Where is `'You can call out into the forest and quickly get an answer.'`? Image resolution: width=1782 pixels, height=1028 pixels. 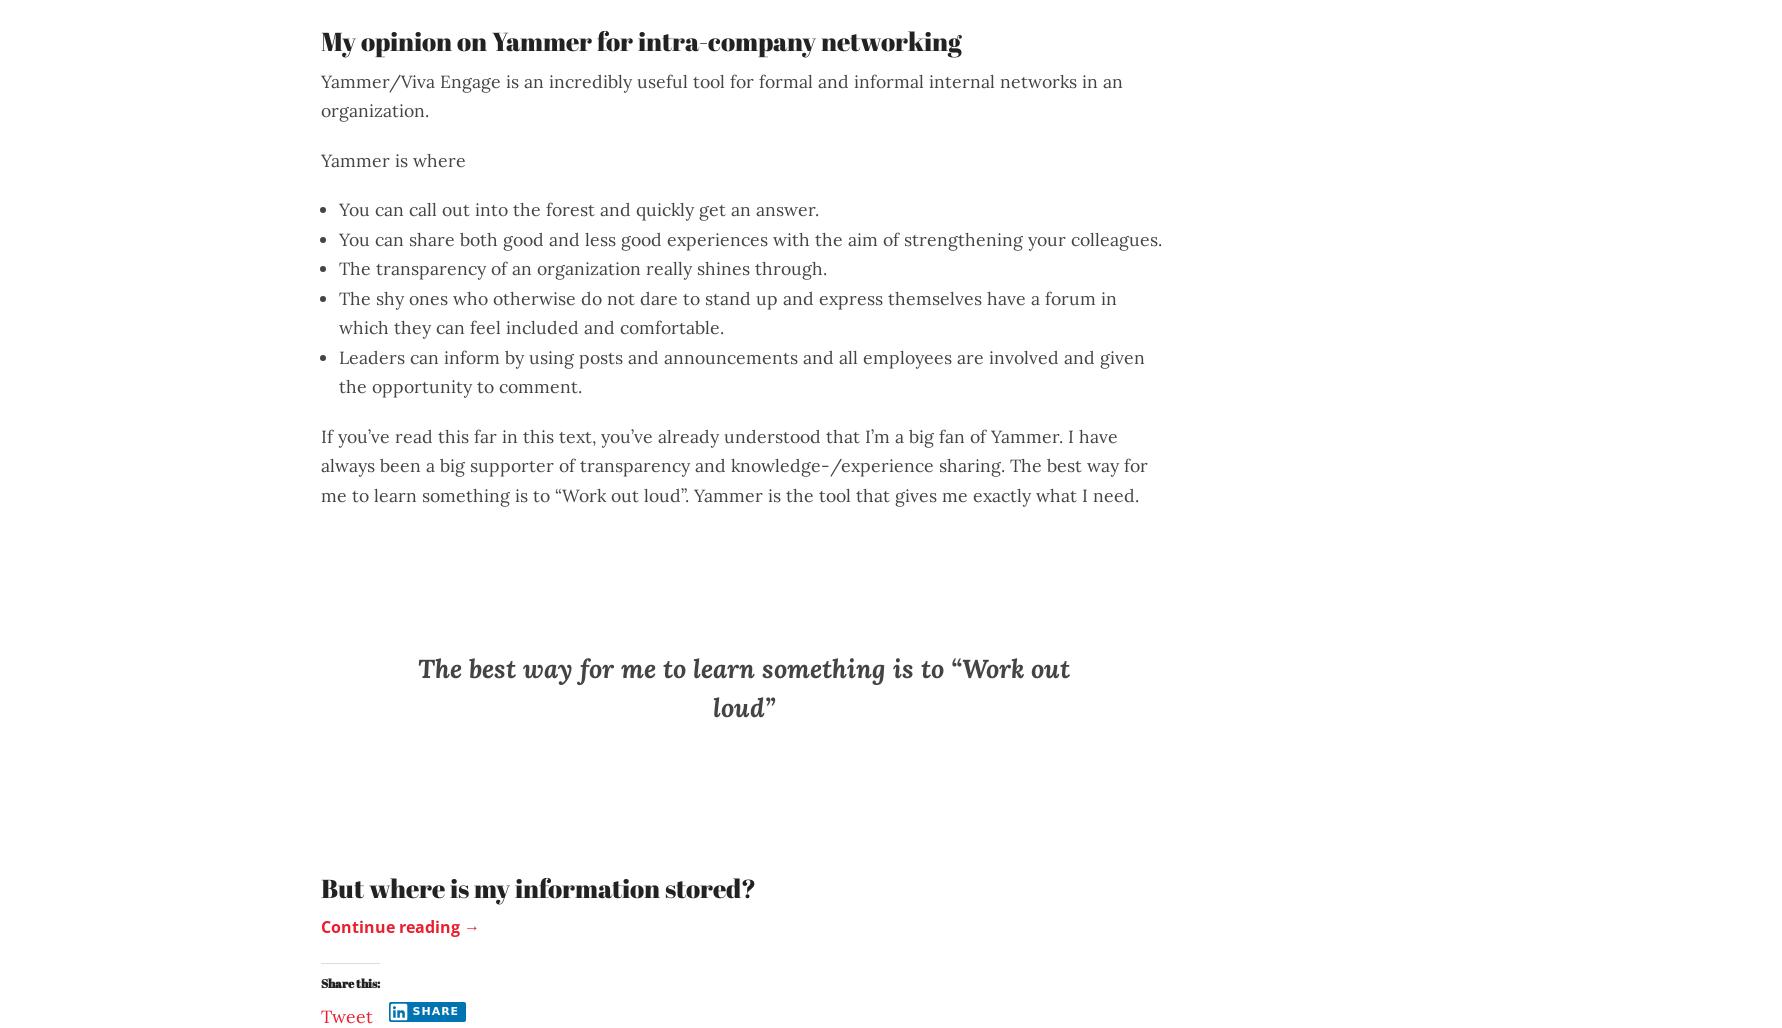
'You can call out into the forest and quickly get an answer.' is located at coordinates (337, 208).